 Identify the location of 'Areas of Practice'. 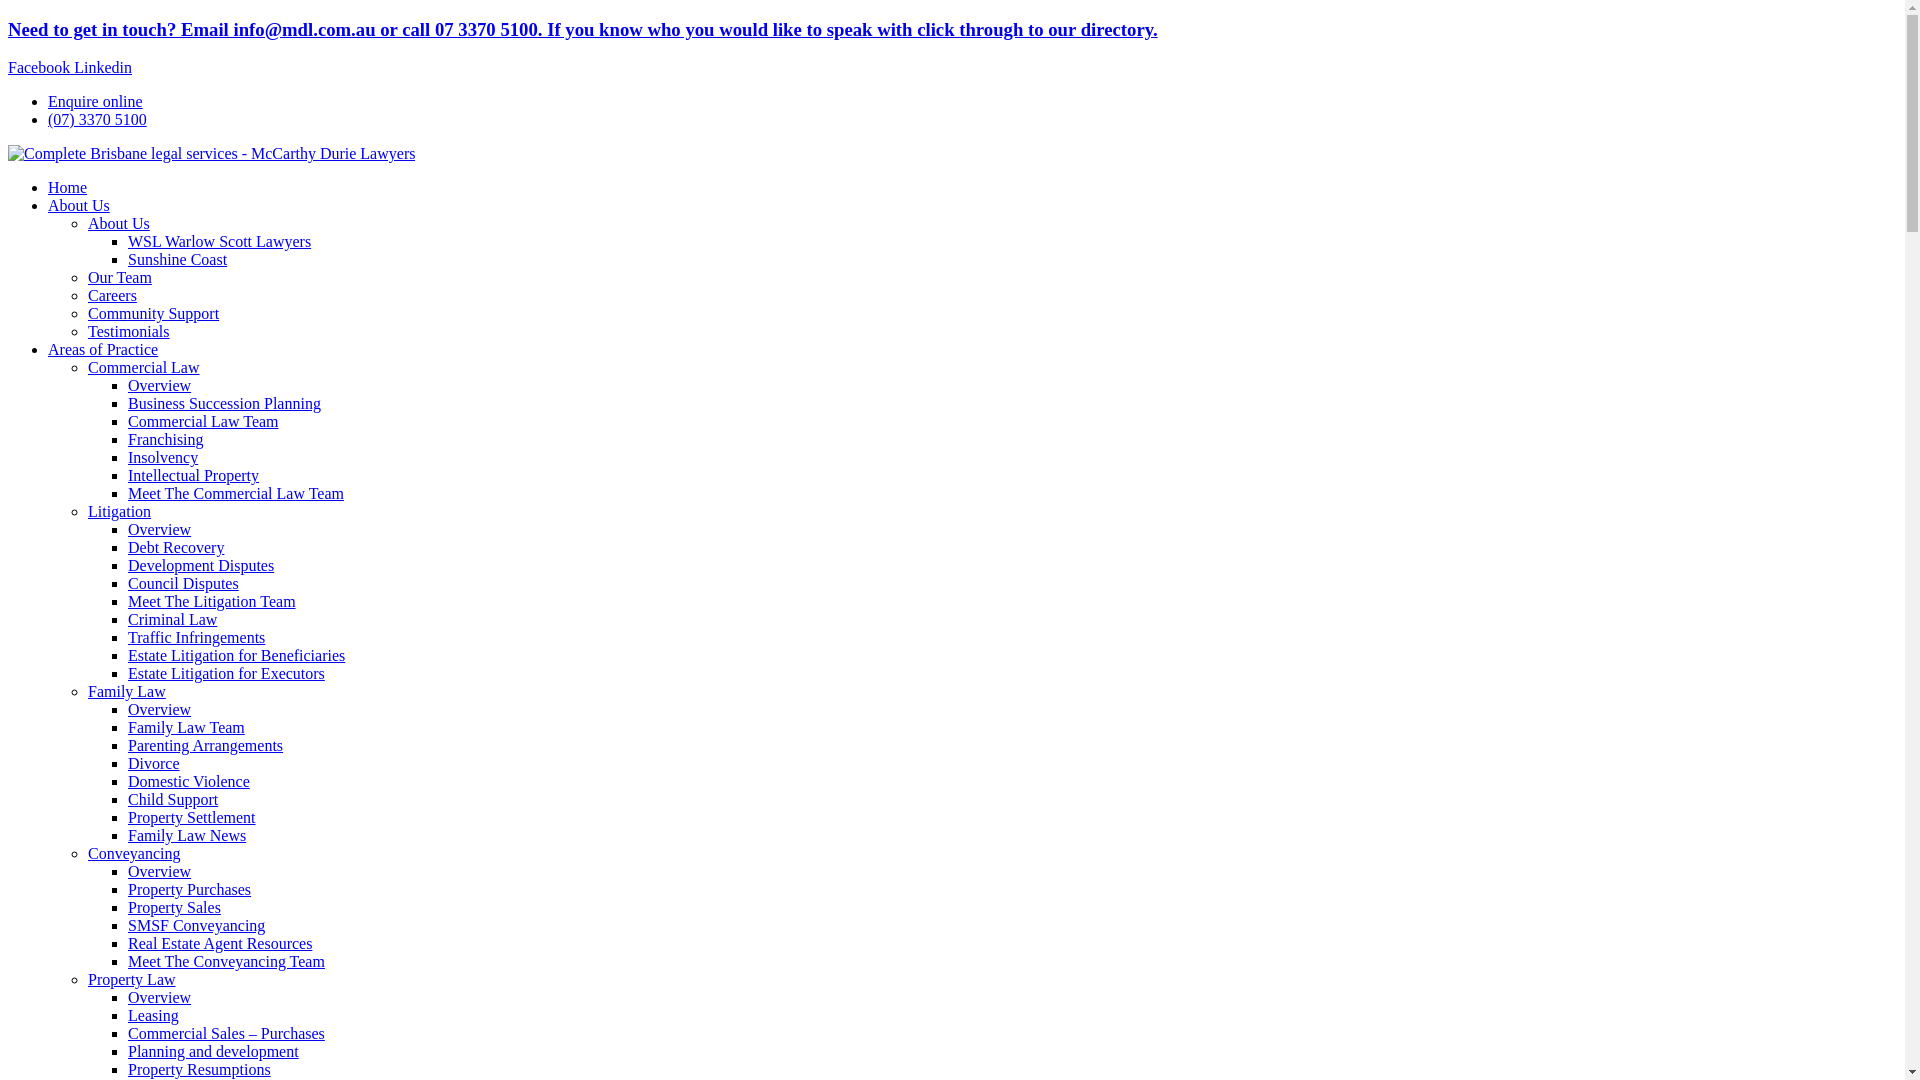
(101, 348).